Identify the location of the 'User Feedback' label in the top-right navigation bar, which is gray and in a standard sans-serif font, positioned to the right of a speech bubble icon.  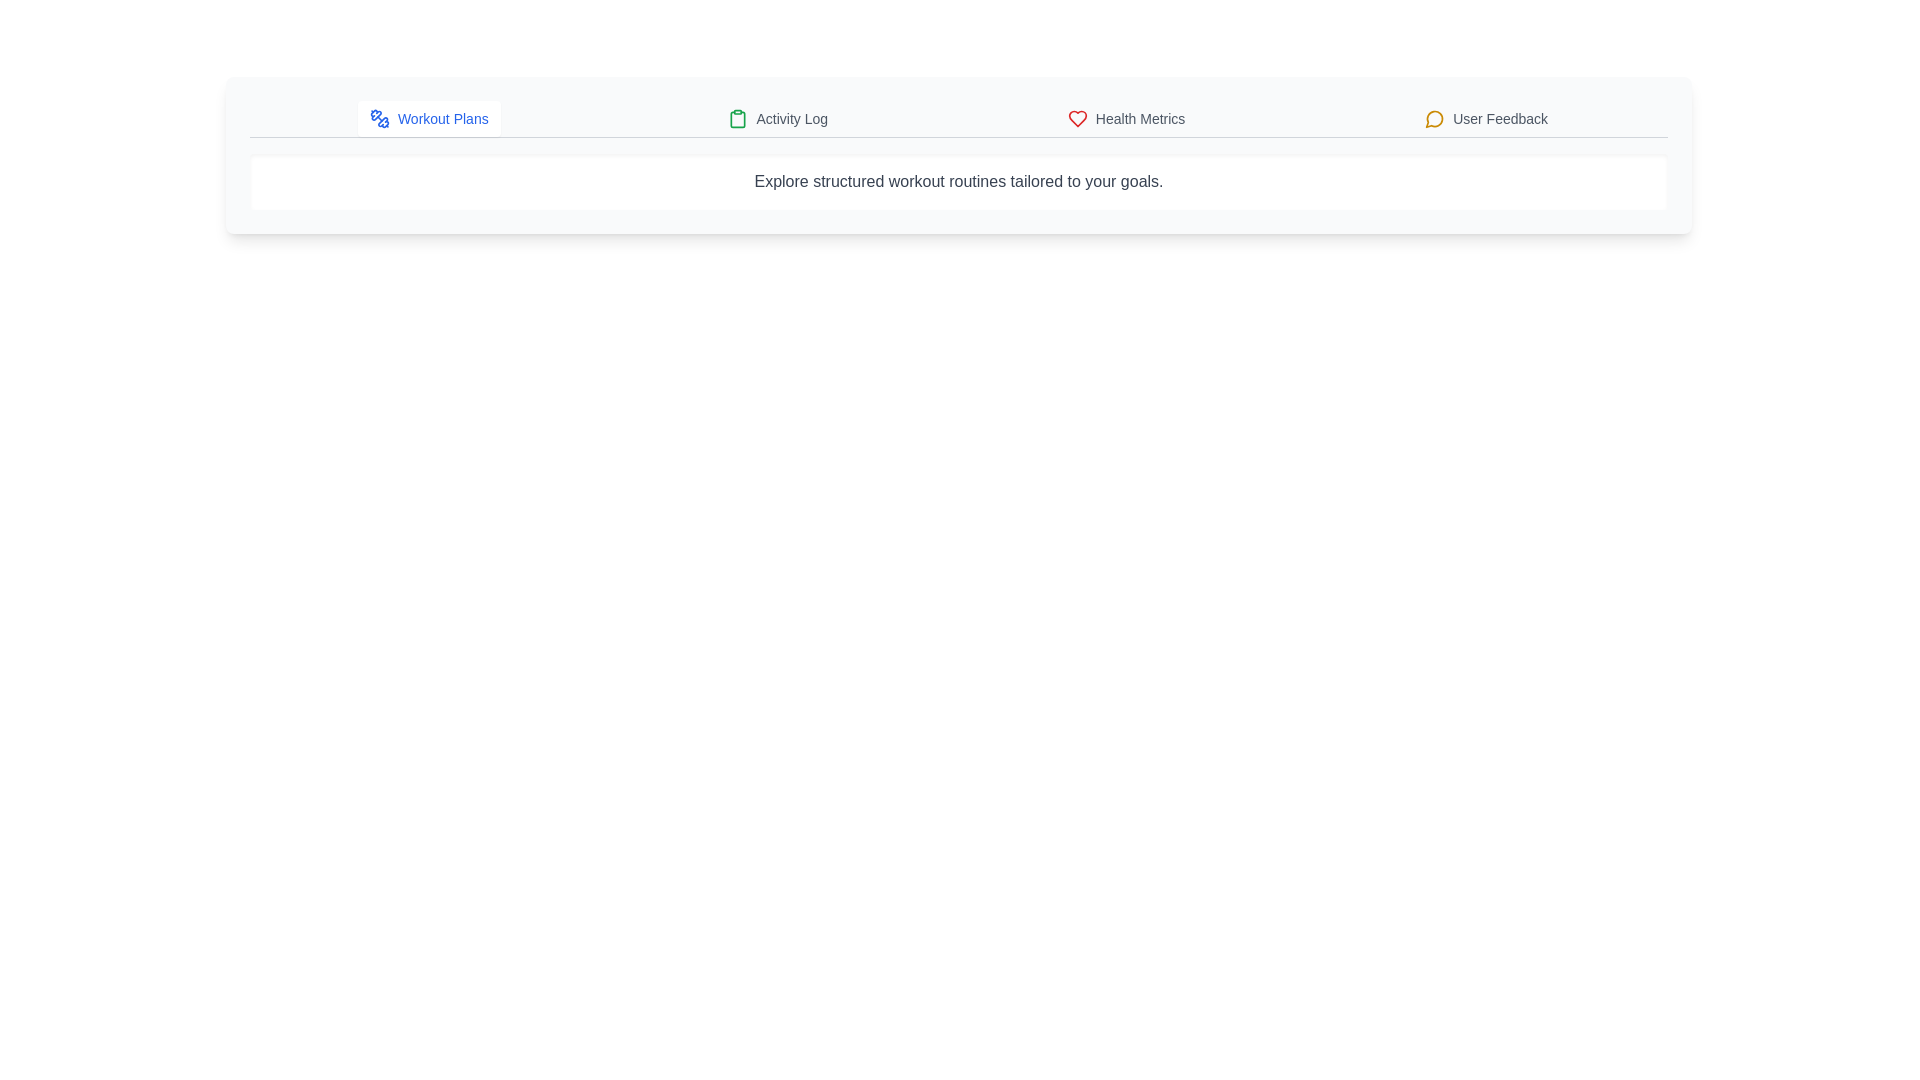
(1500, 119).